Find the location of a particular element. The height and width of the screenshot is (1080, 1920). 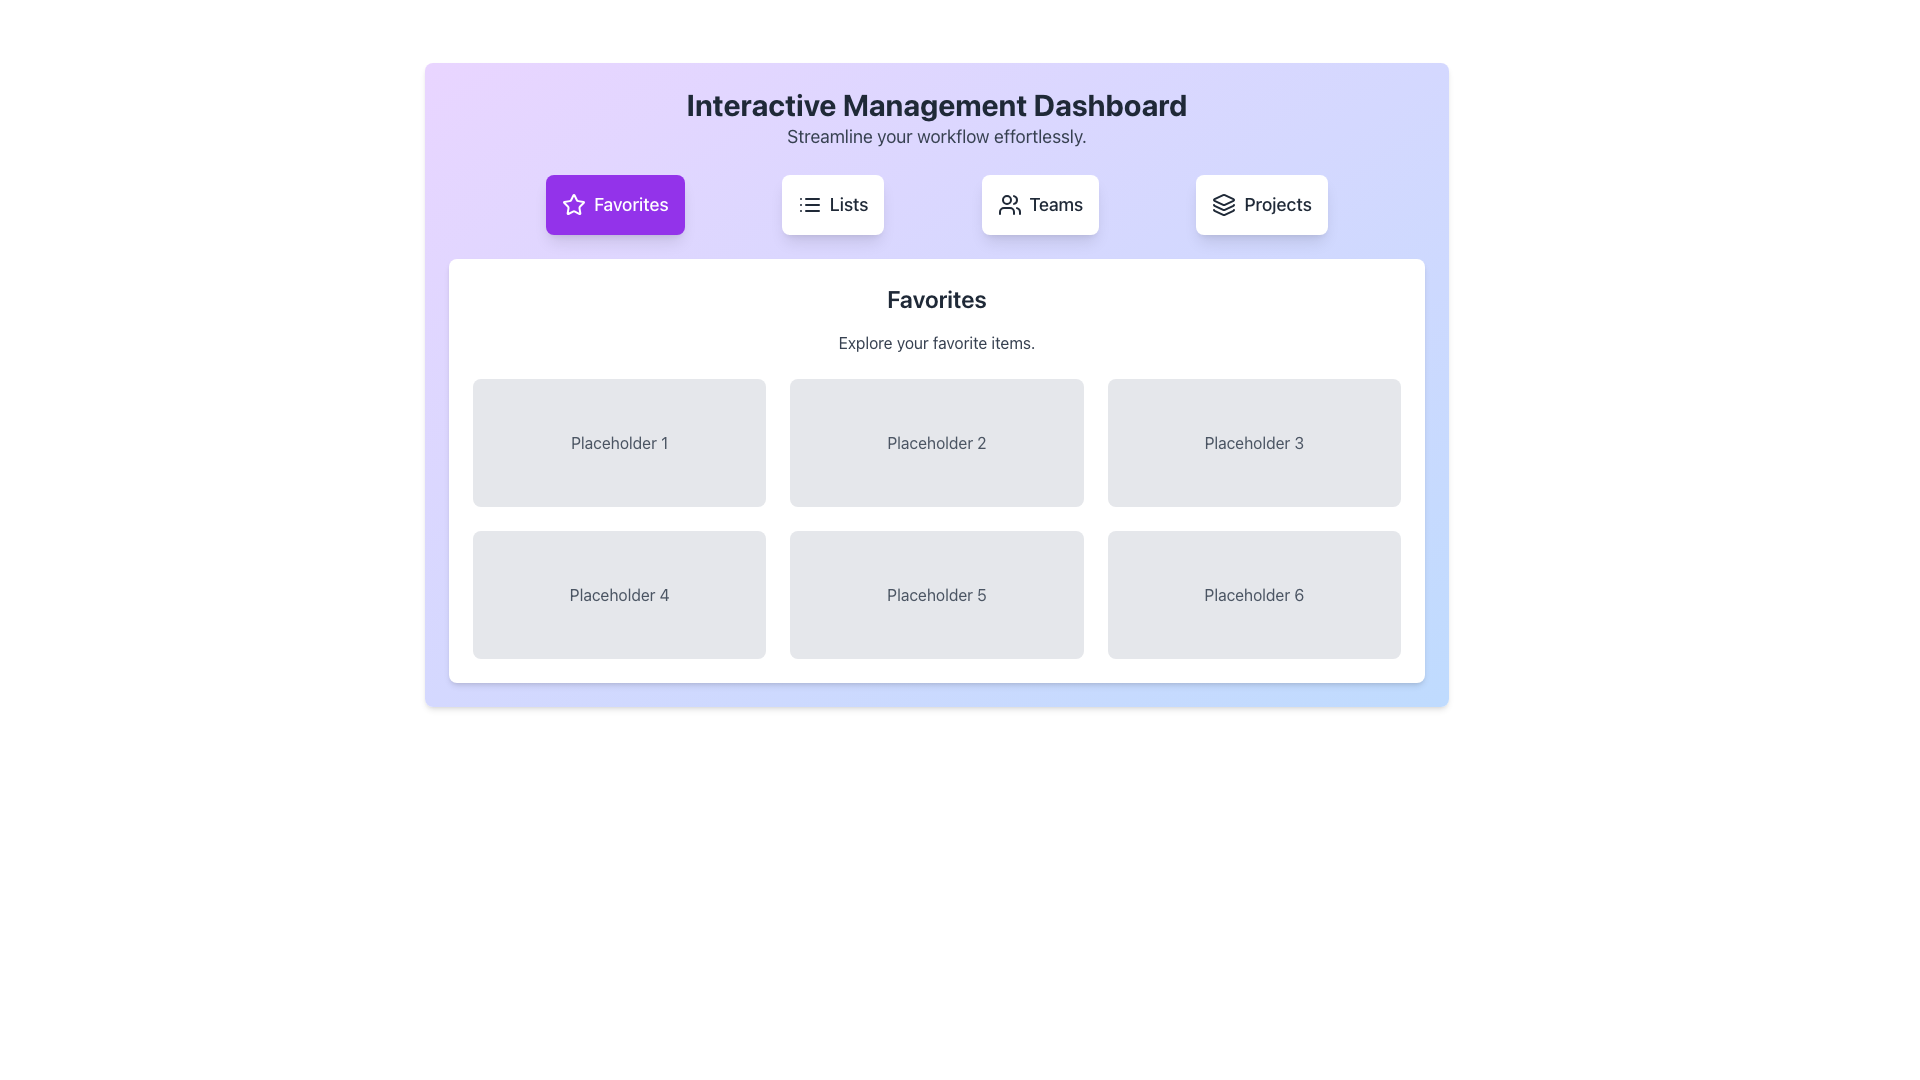

the star icon located inside the purple 'Favorites' button, which has a bold outline and a white fill with a black outline is located at coordinates (573, 204).